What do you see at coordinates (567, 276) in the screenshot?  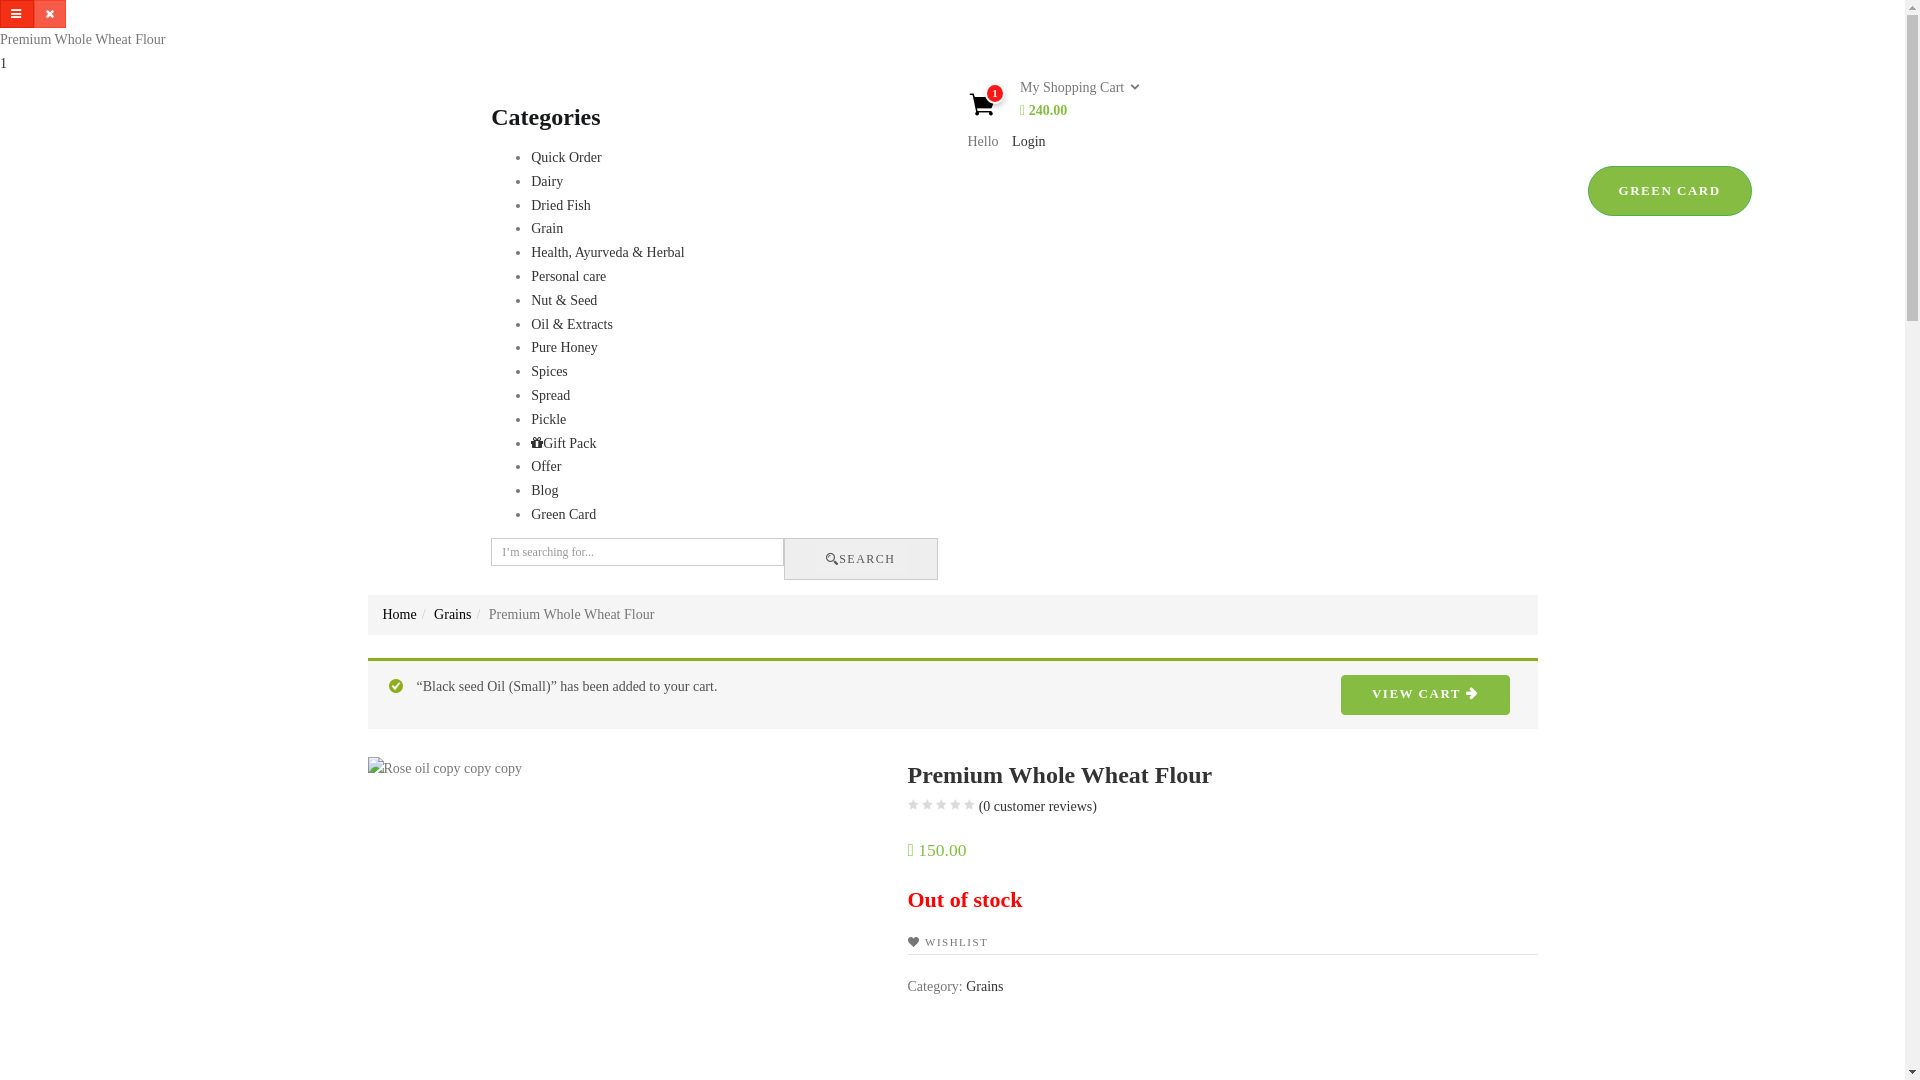 I see `'Personal care'` at bounding box center [567, 276].